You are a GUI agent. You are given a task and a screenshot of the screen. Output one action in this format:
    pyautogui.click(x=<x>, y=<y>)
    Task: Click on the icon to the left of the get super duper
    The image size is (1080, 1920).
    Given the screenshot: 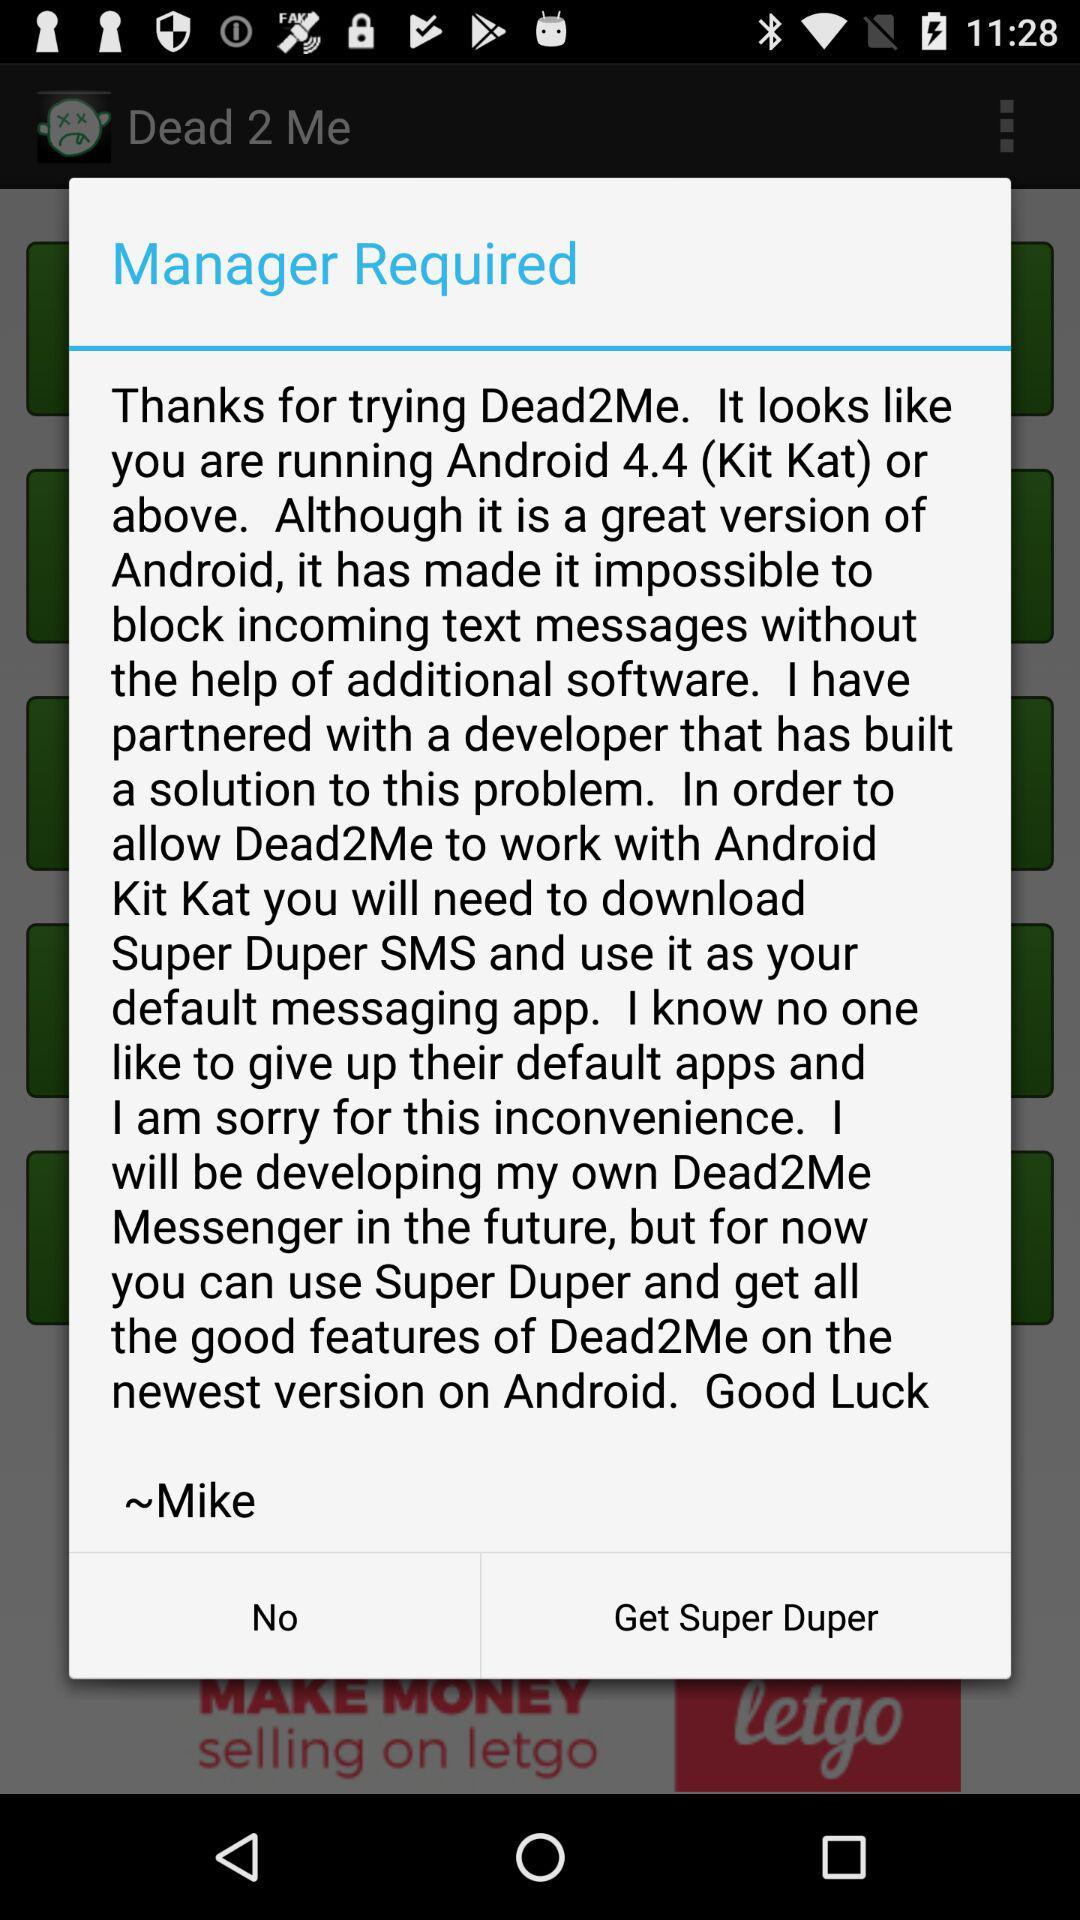 What is the action you would take?
    pyautogui.click(x=274, y=1616)
    